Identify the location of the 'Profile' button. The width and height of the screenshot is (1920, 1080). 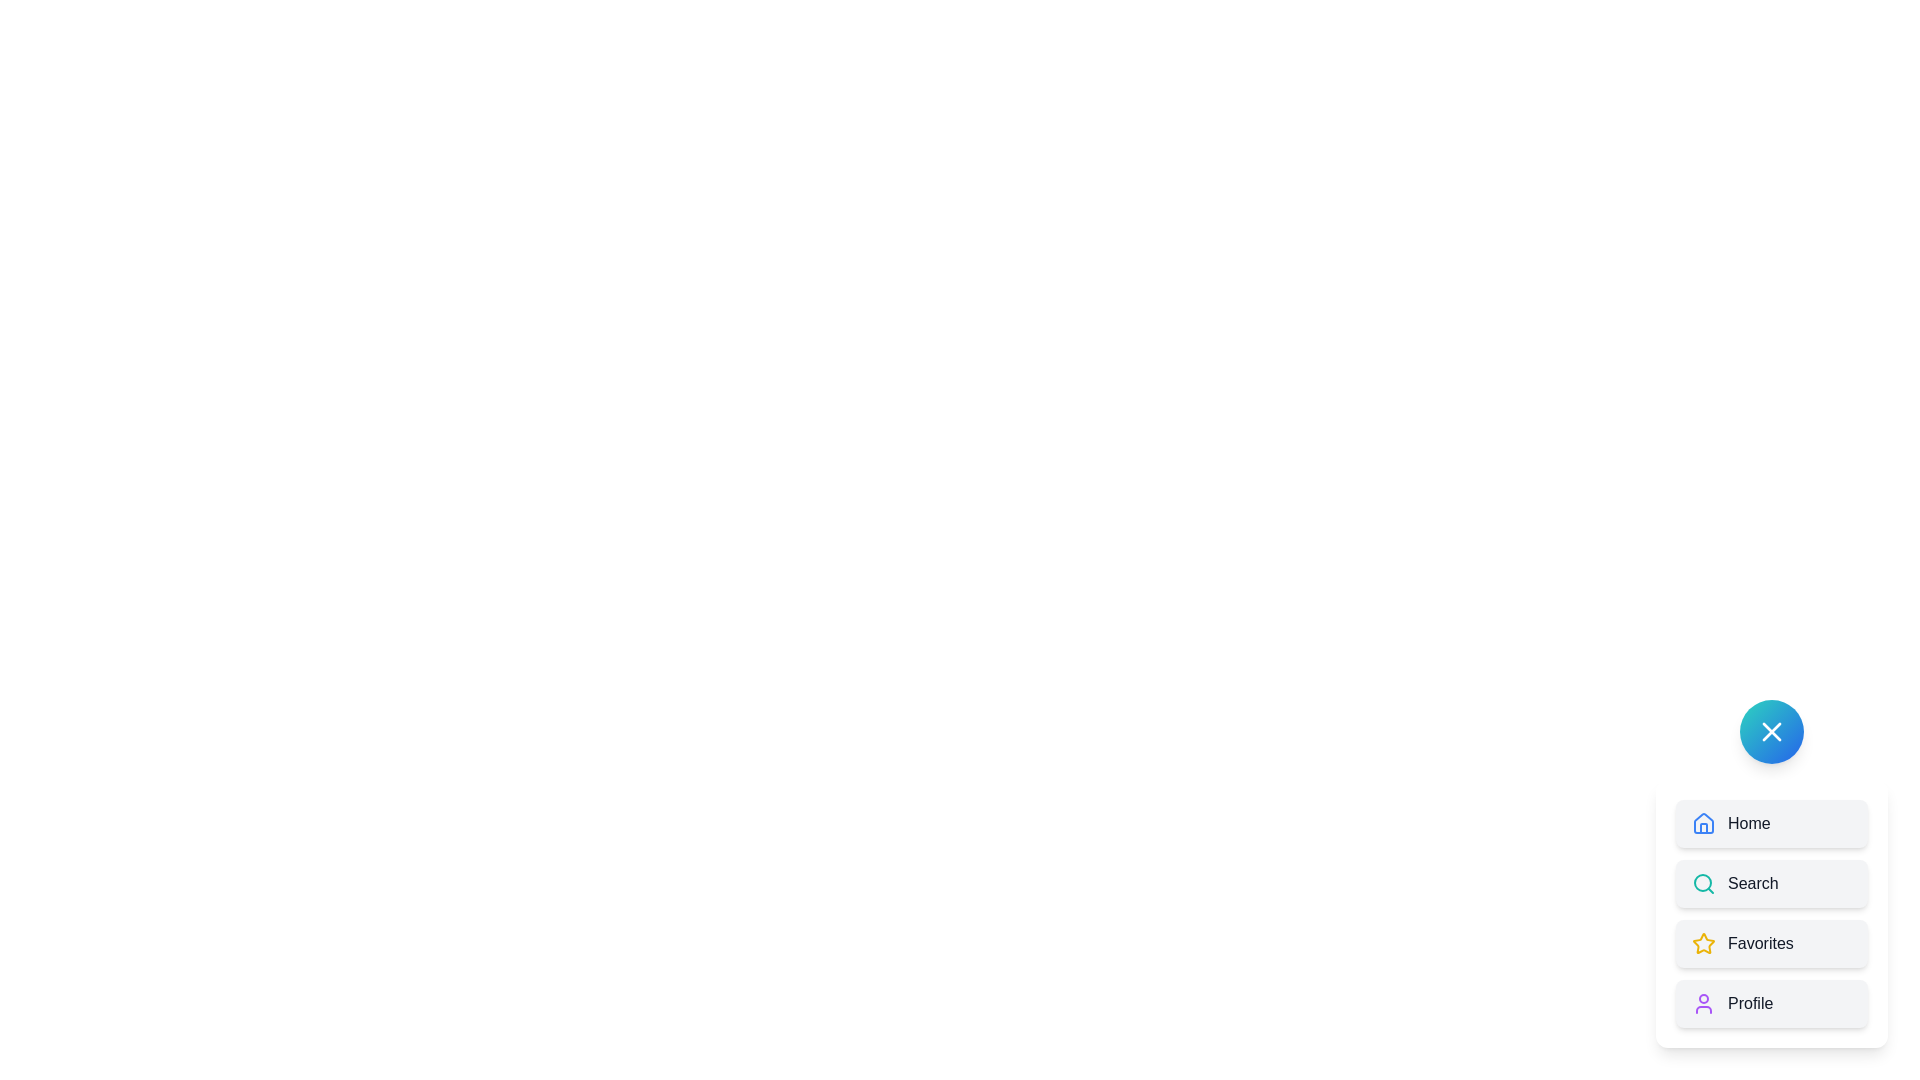
(1771, 1003).